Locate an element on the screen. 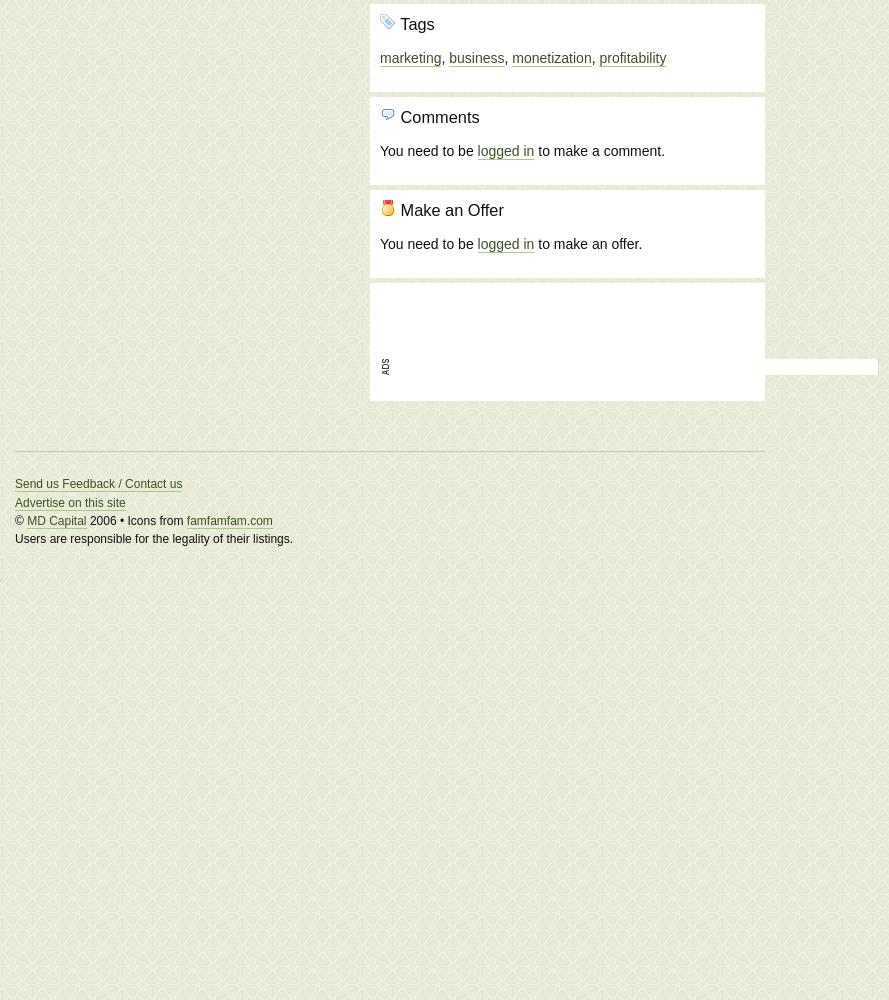  'MD Capital' is located at coordinates (27, 520).